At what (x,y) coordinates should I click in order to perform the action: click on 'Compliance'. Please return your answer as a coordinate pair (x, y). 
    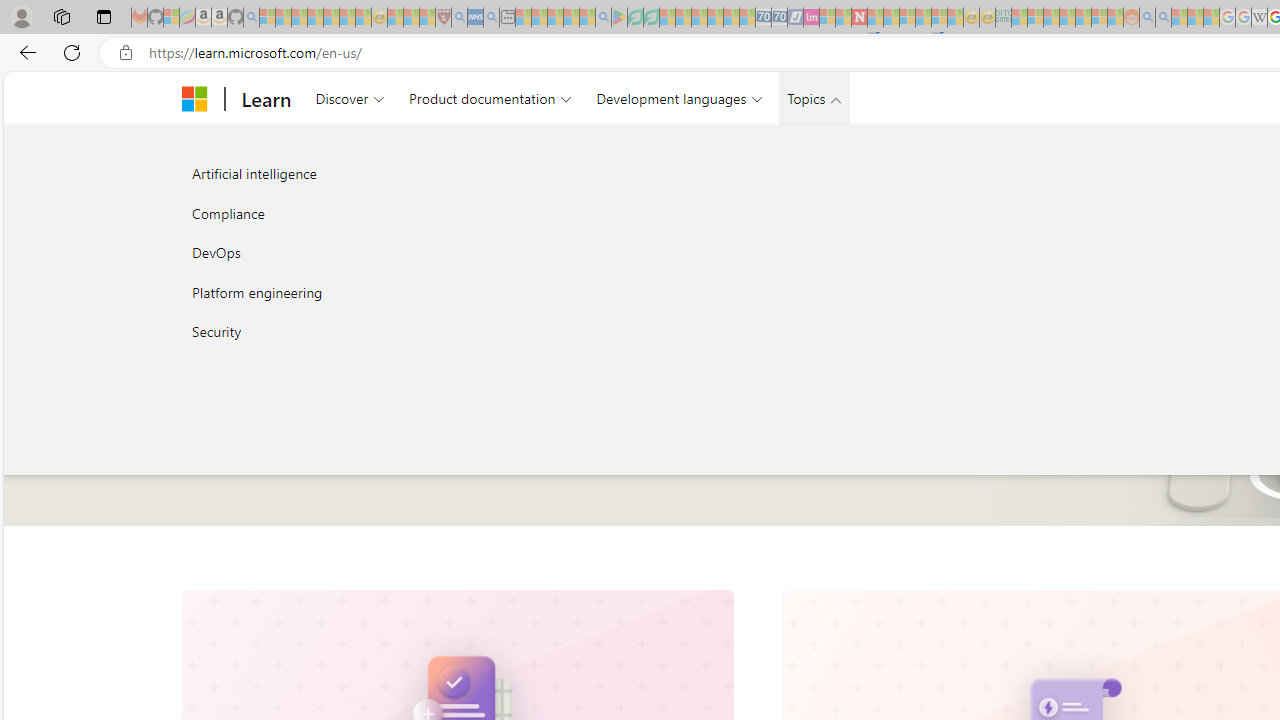
    Looking at the image, I should click on (394, 213).